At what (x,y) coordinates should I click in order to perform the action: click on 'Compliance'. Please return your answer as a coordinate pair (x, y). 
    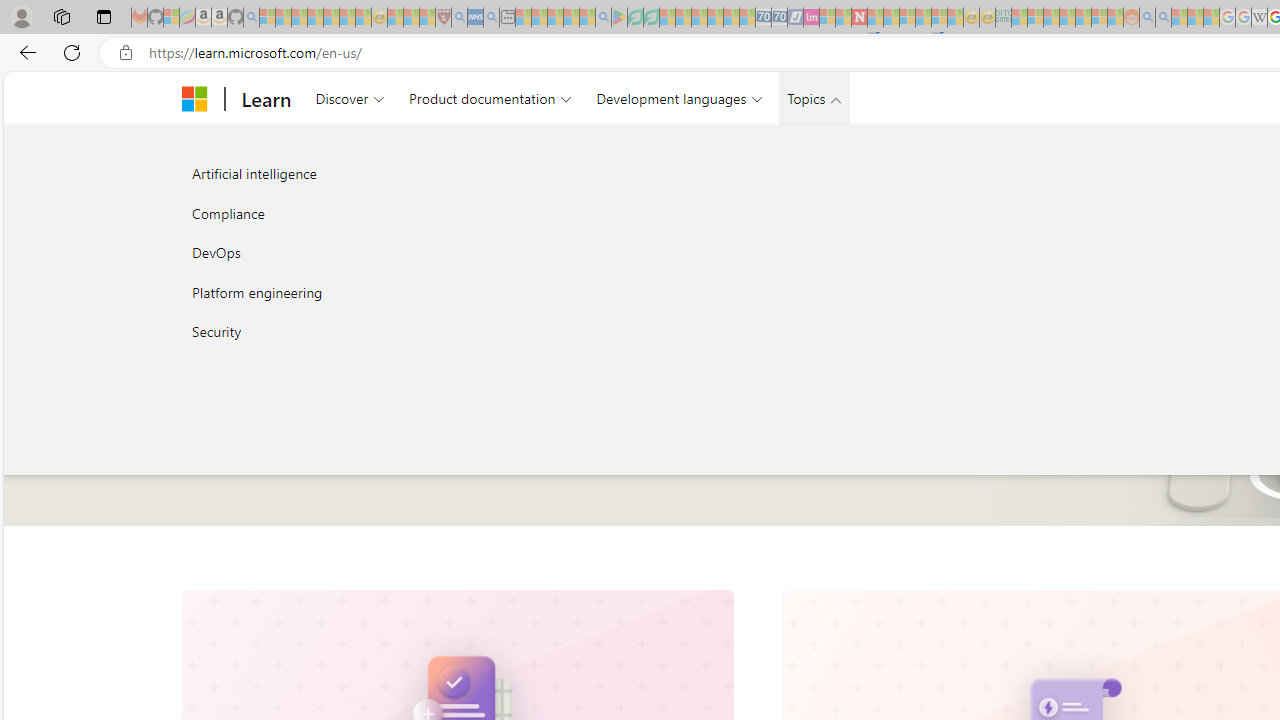
    Looking at the image, I should click on (394, 213).